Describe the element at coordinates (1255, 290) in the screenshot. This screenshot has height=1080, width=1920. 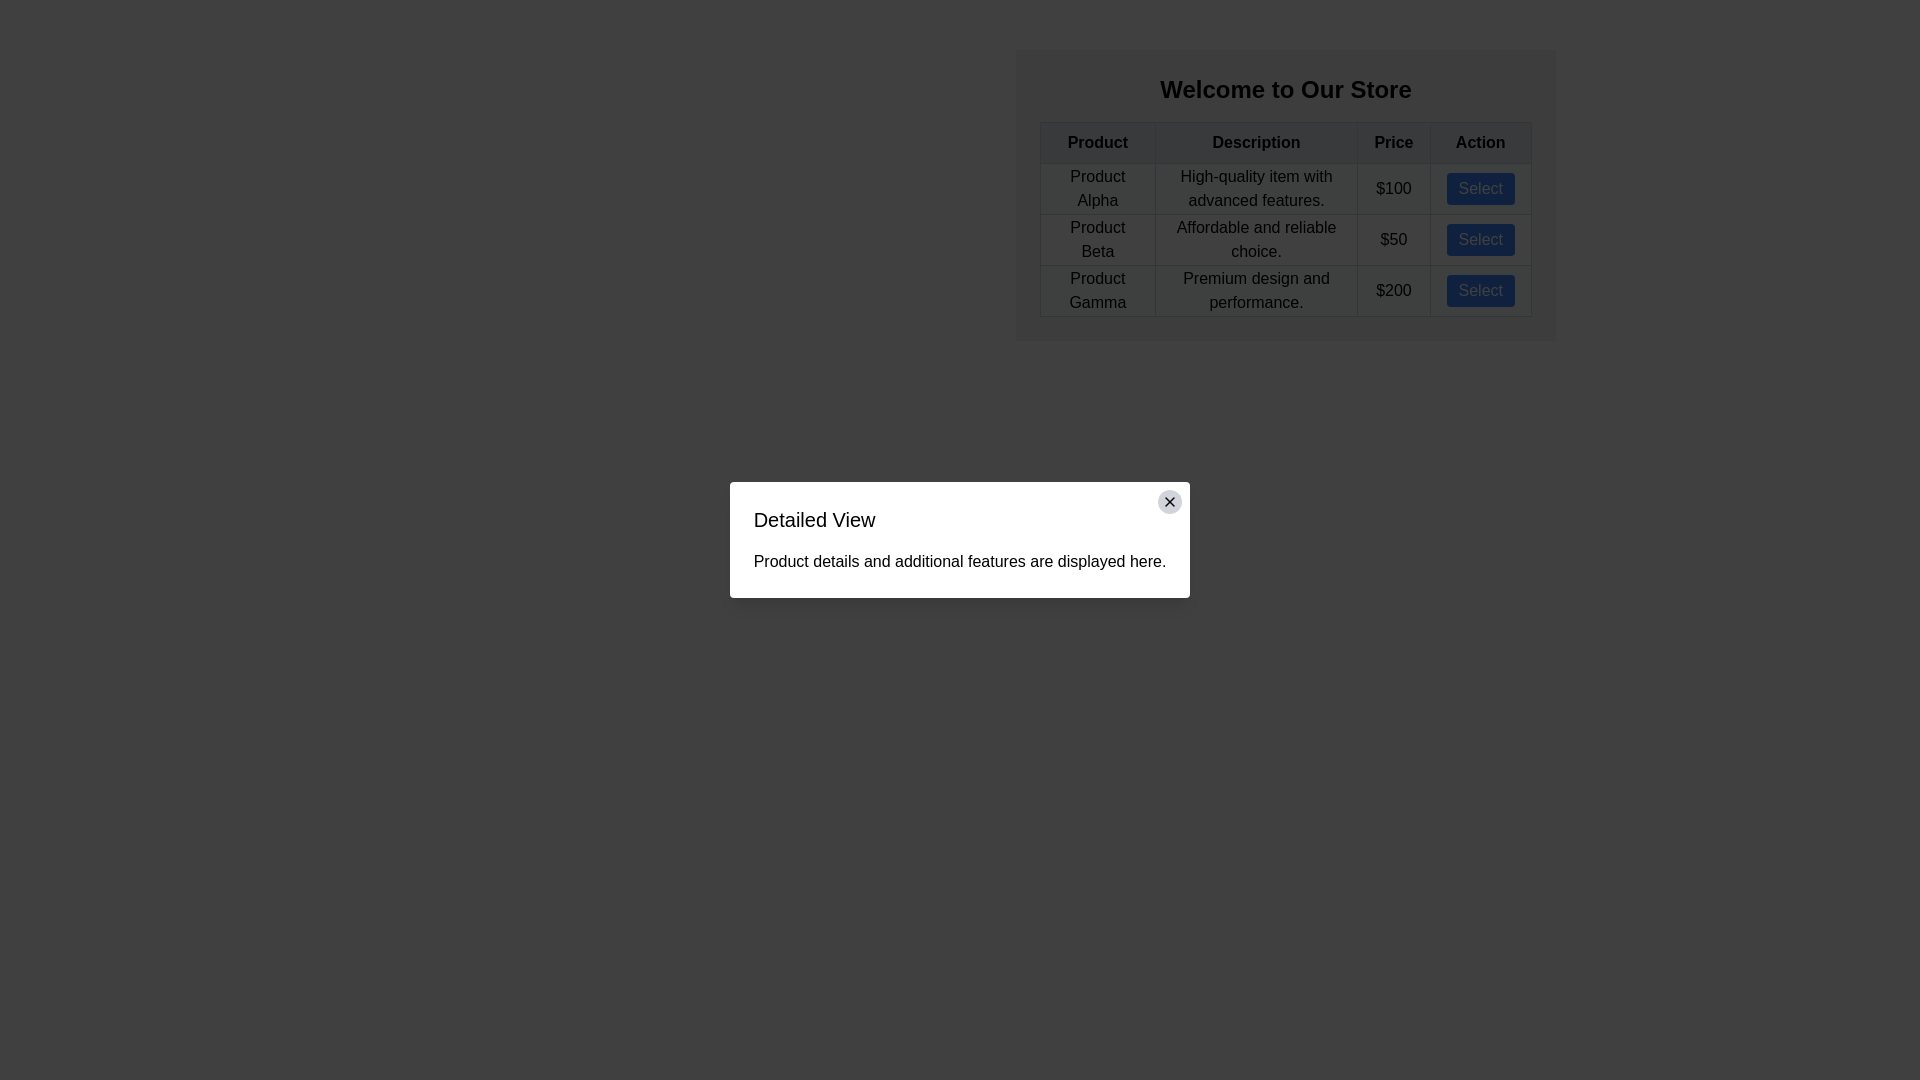
I see `the static text element that describes 'Product Gamma', which is located in the second column of the third row of the table` at that location.